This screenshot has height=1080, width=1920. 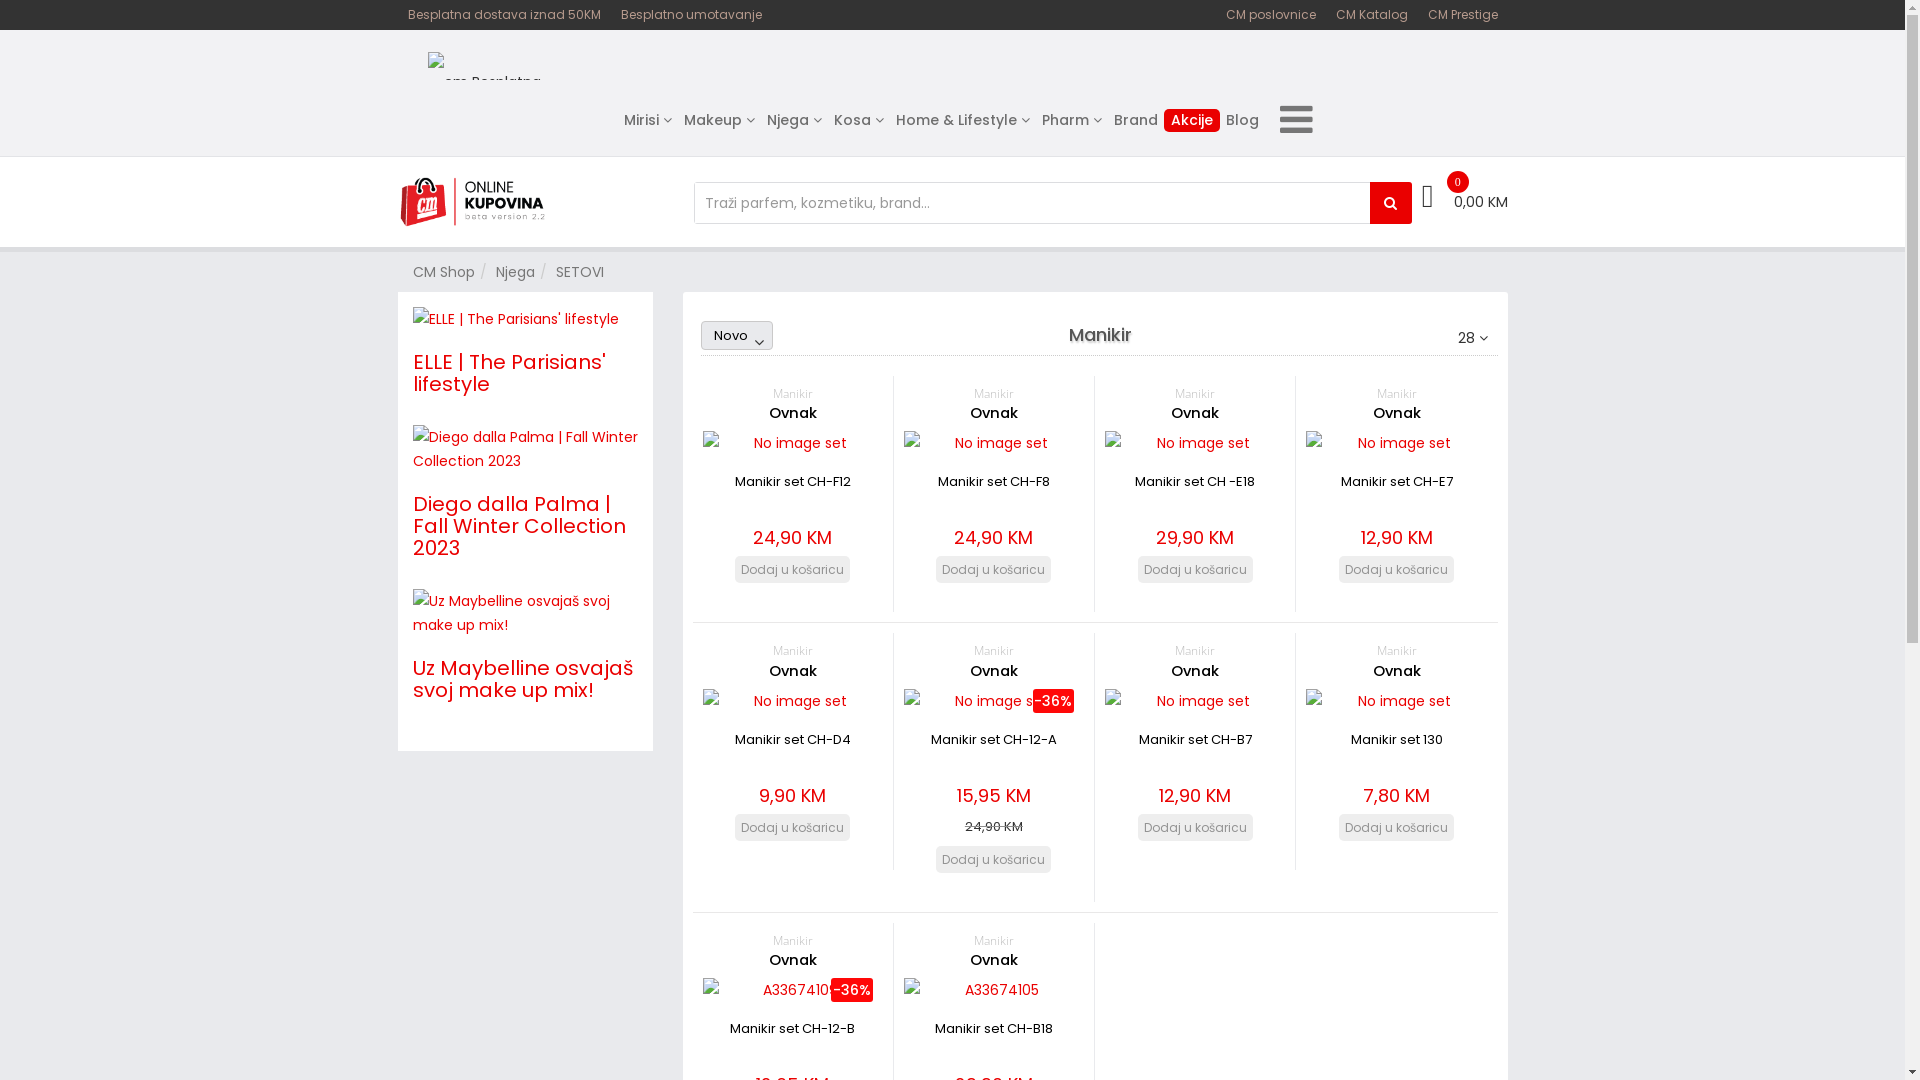 What do you see at coordinates (993, 990) in the screenshot?
I see `'Manikir set CH-B18'` at bounding box center [993, 990].